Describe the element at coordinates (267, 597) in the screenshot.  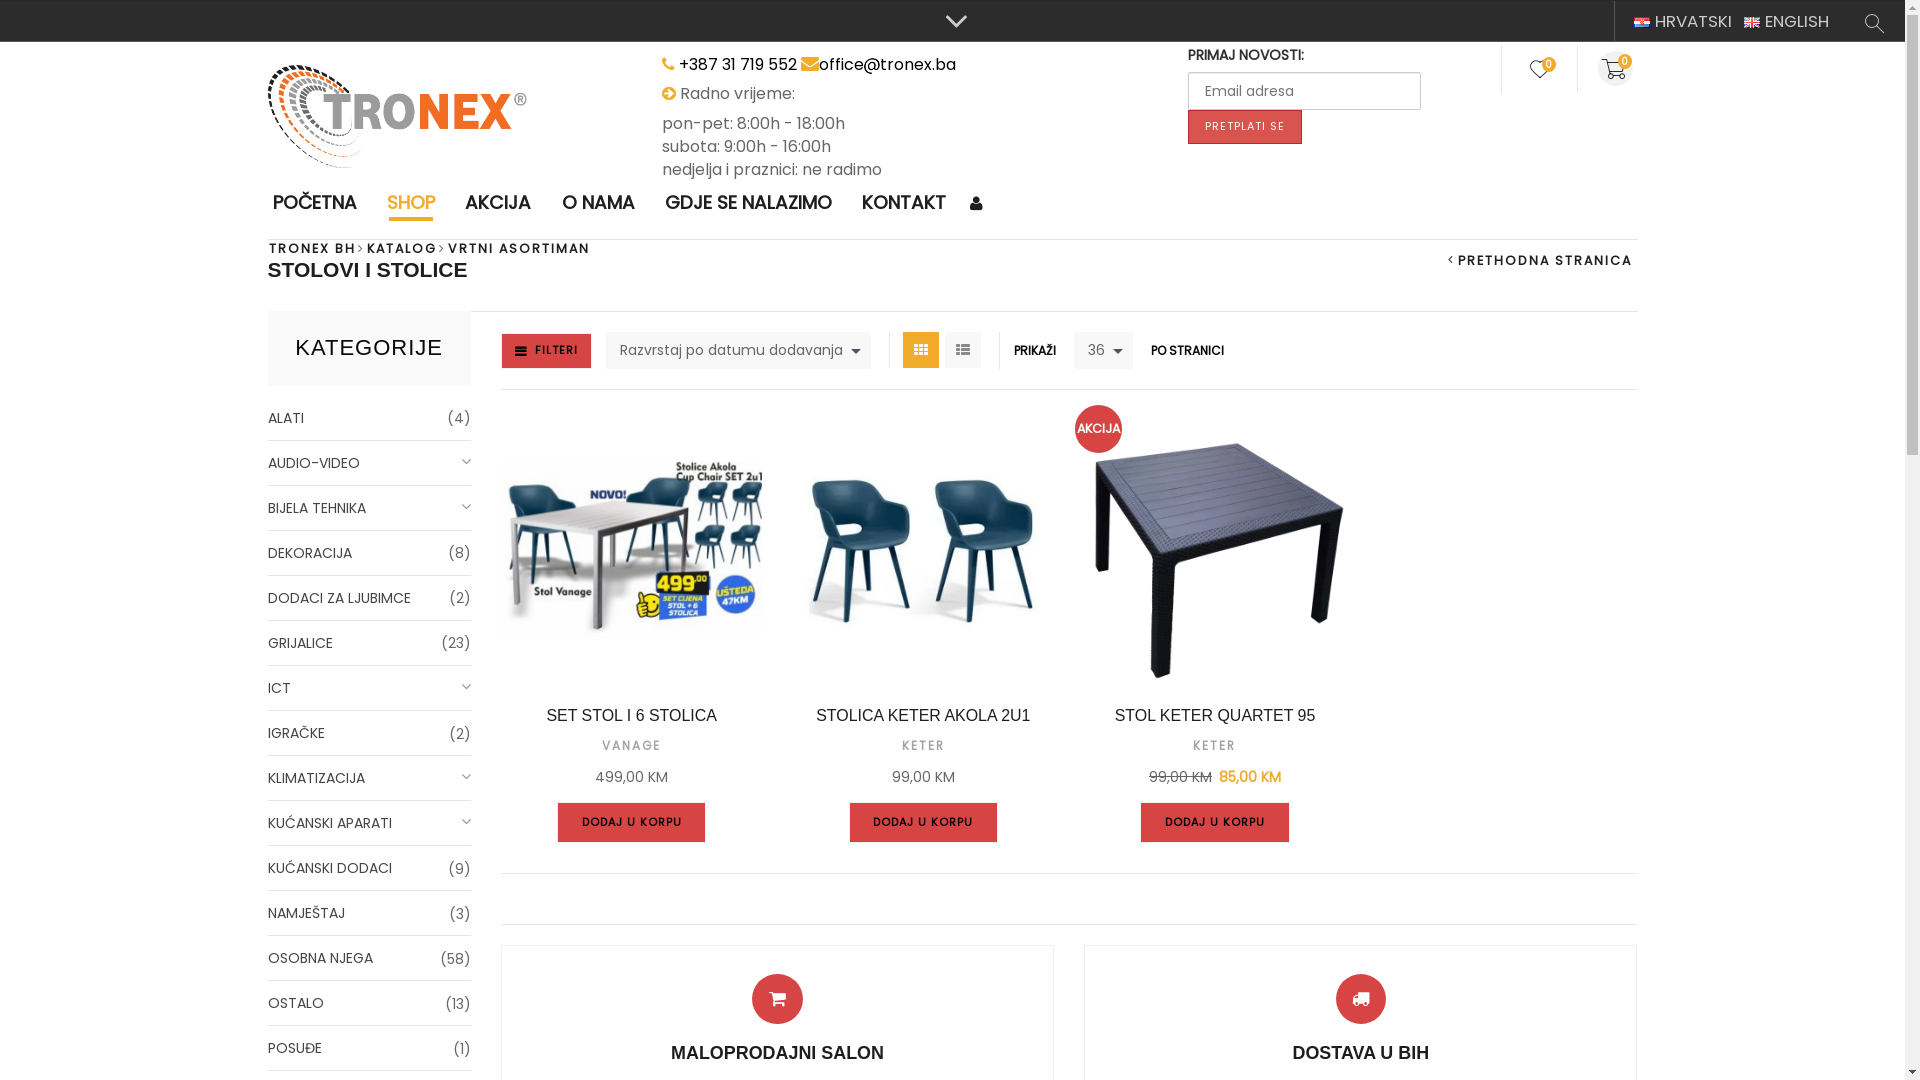
I see `'DODACI ZA LJUBIMCE'` at that location.